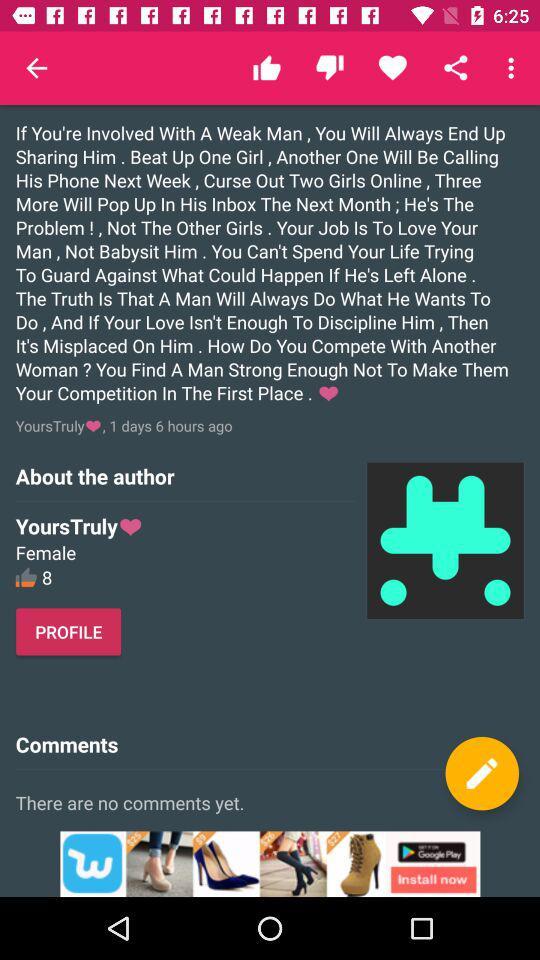  I want to click on the edit icon, so click(481, 772).